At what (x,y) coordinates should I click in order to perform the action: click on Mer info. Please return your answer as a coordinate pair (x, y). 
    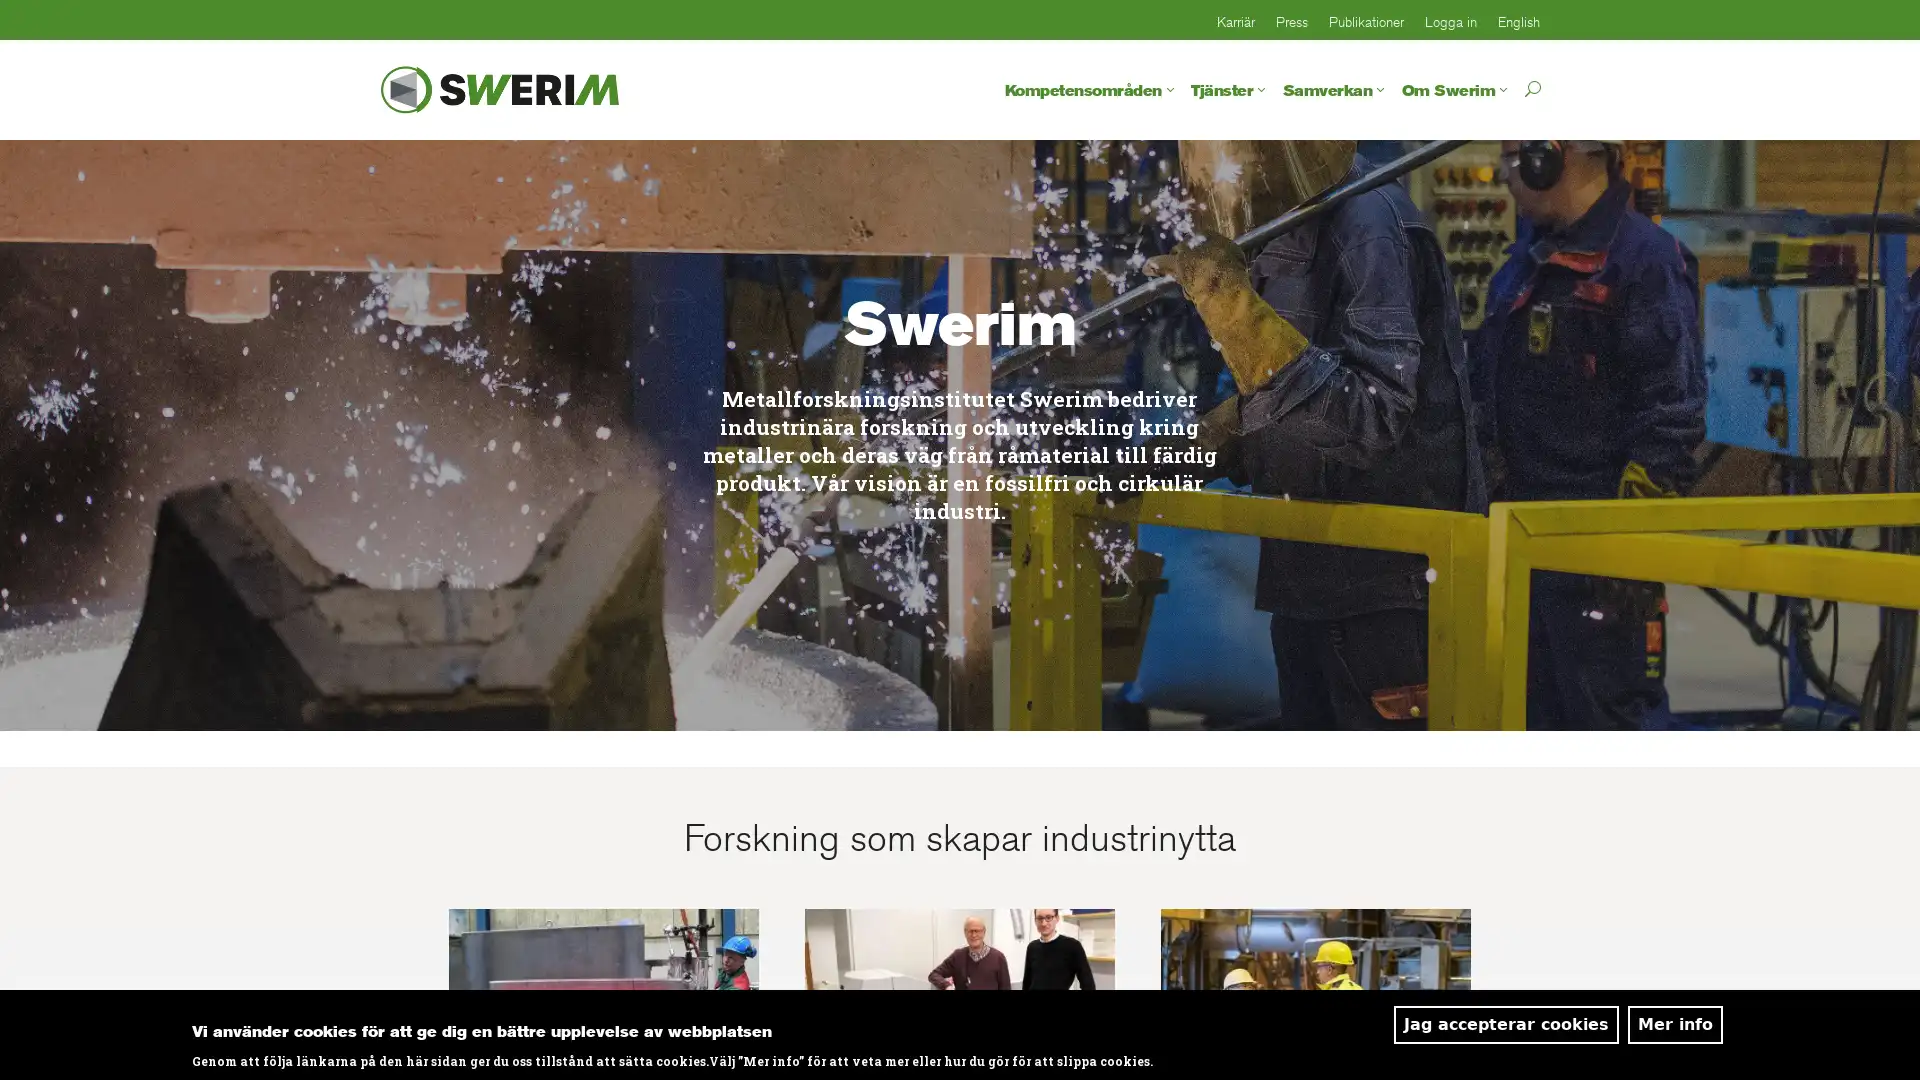
    Looking at the image, I should click on (1675, 1023).